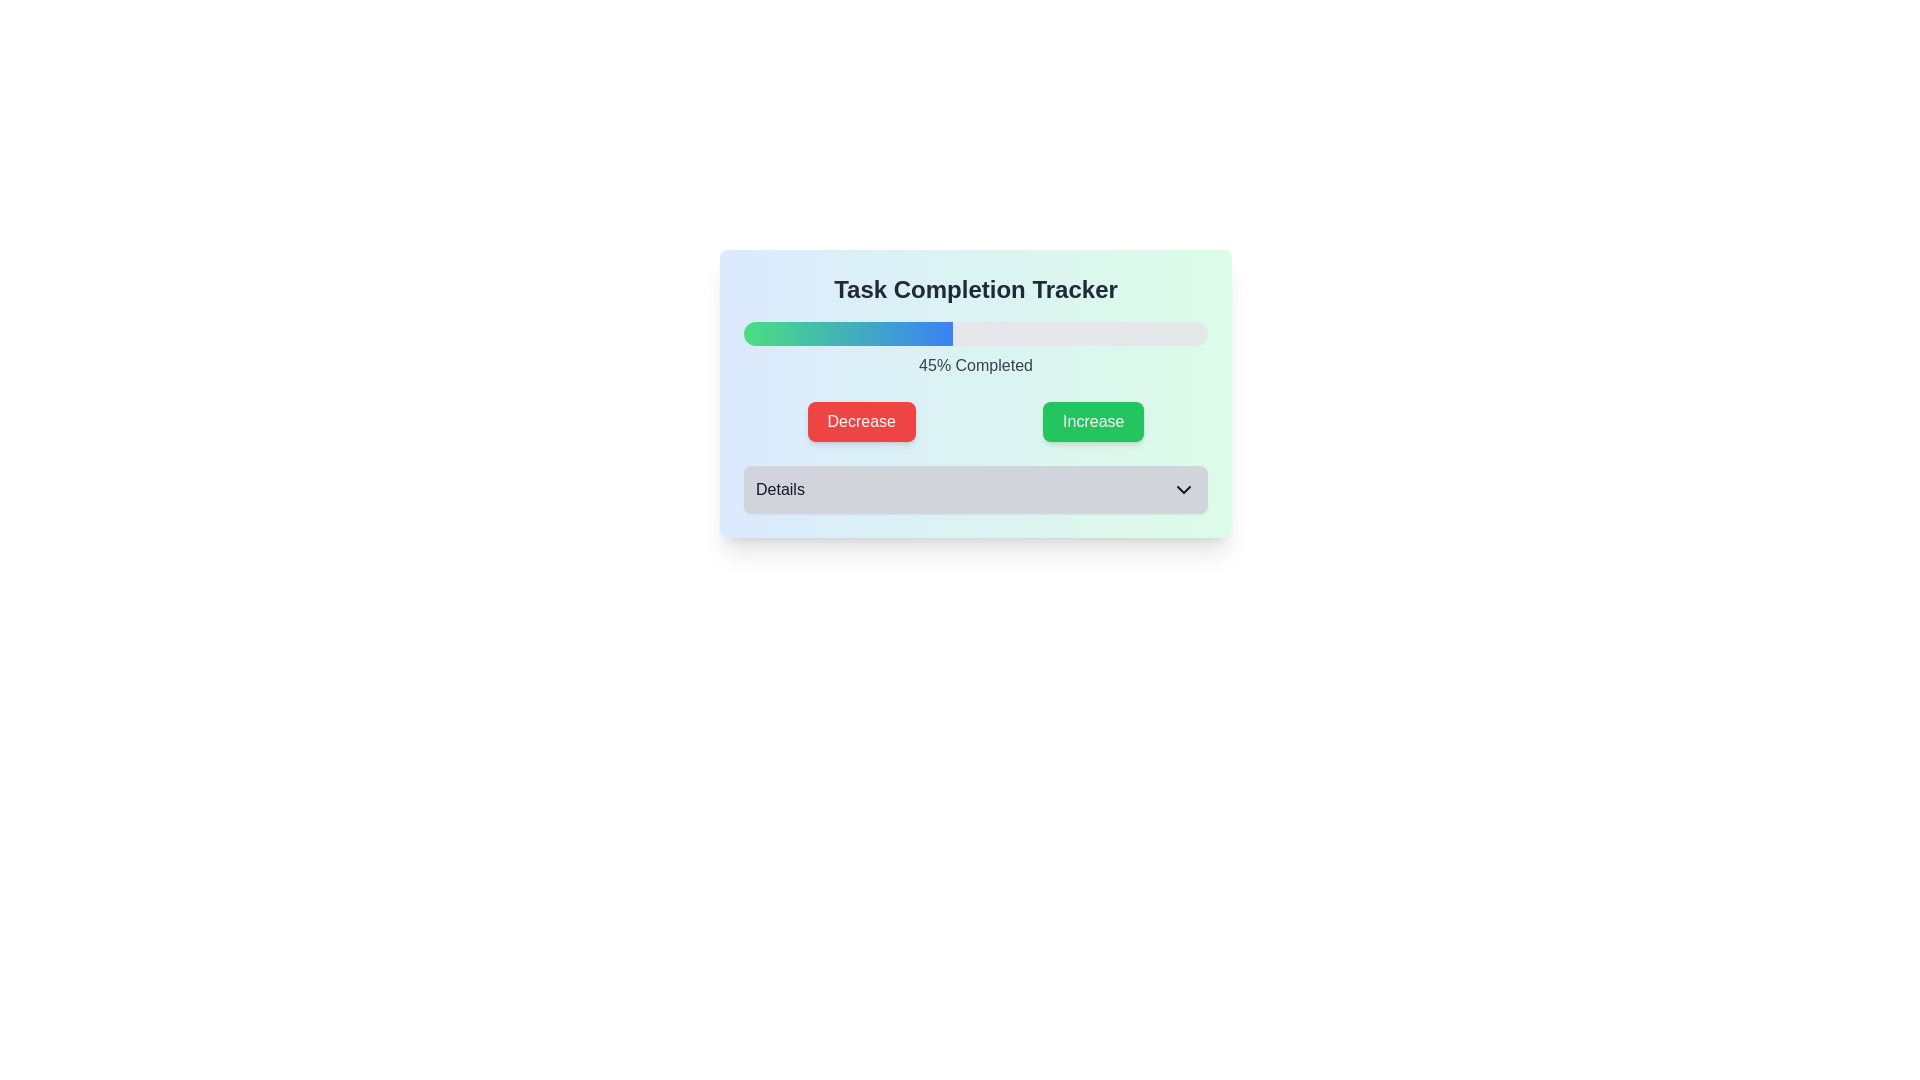  I want to click on the Progress bar segment indicating 45% completion of the task within the gray rounded rectangle of the Task Completion Tracker interface, so click(848, 333).